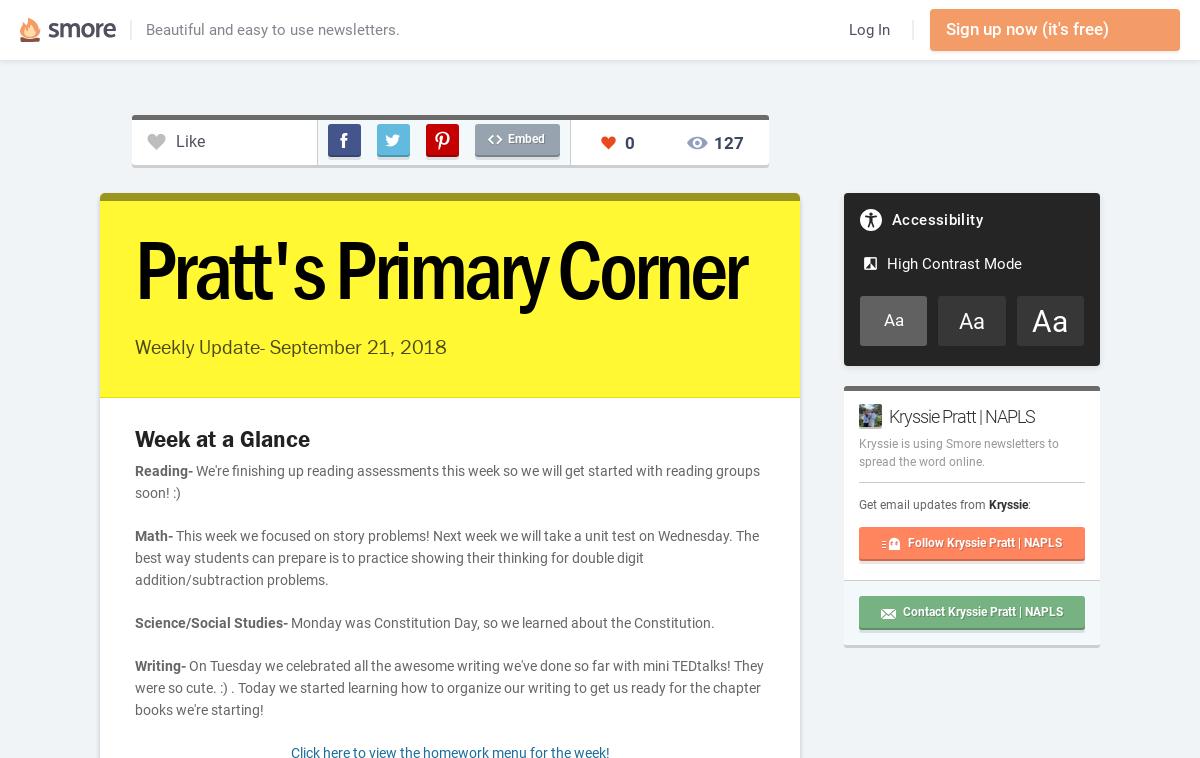 This screenshot has height=758, width=1200. Describe the element at coordinates (290, 347) in the screenshot. I see `'Weekly Update- September 21, 2018'` at that location.